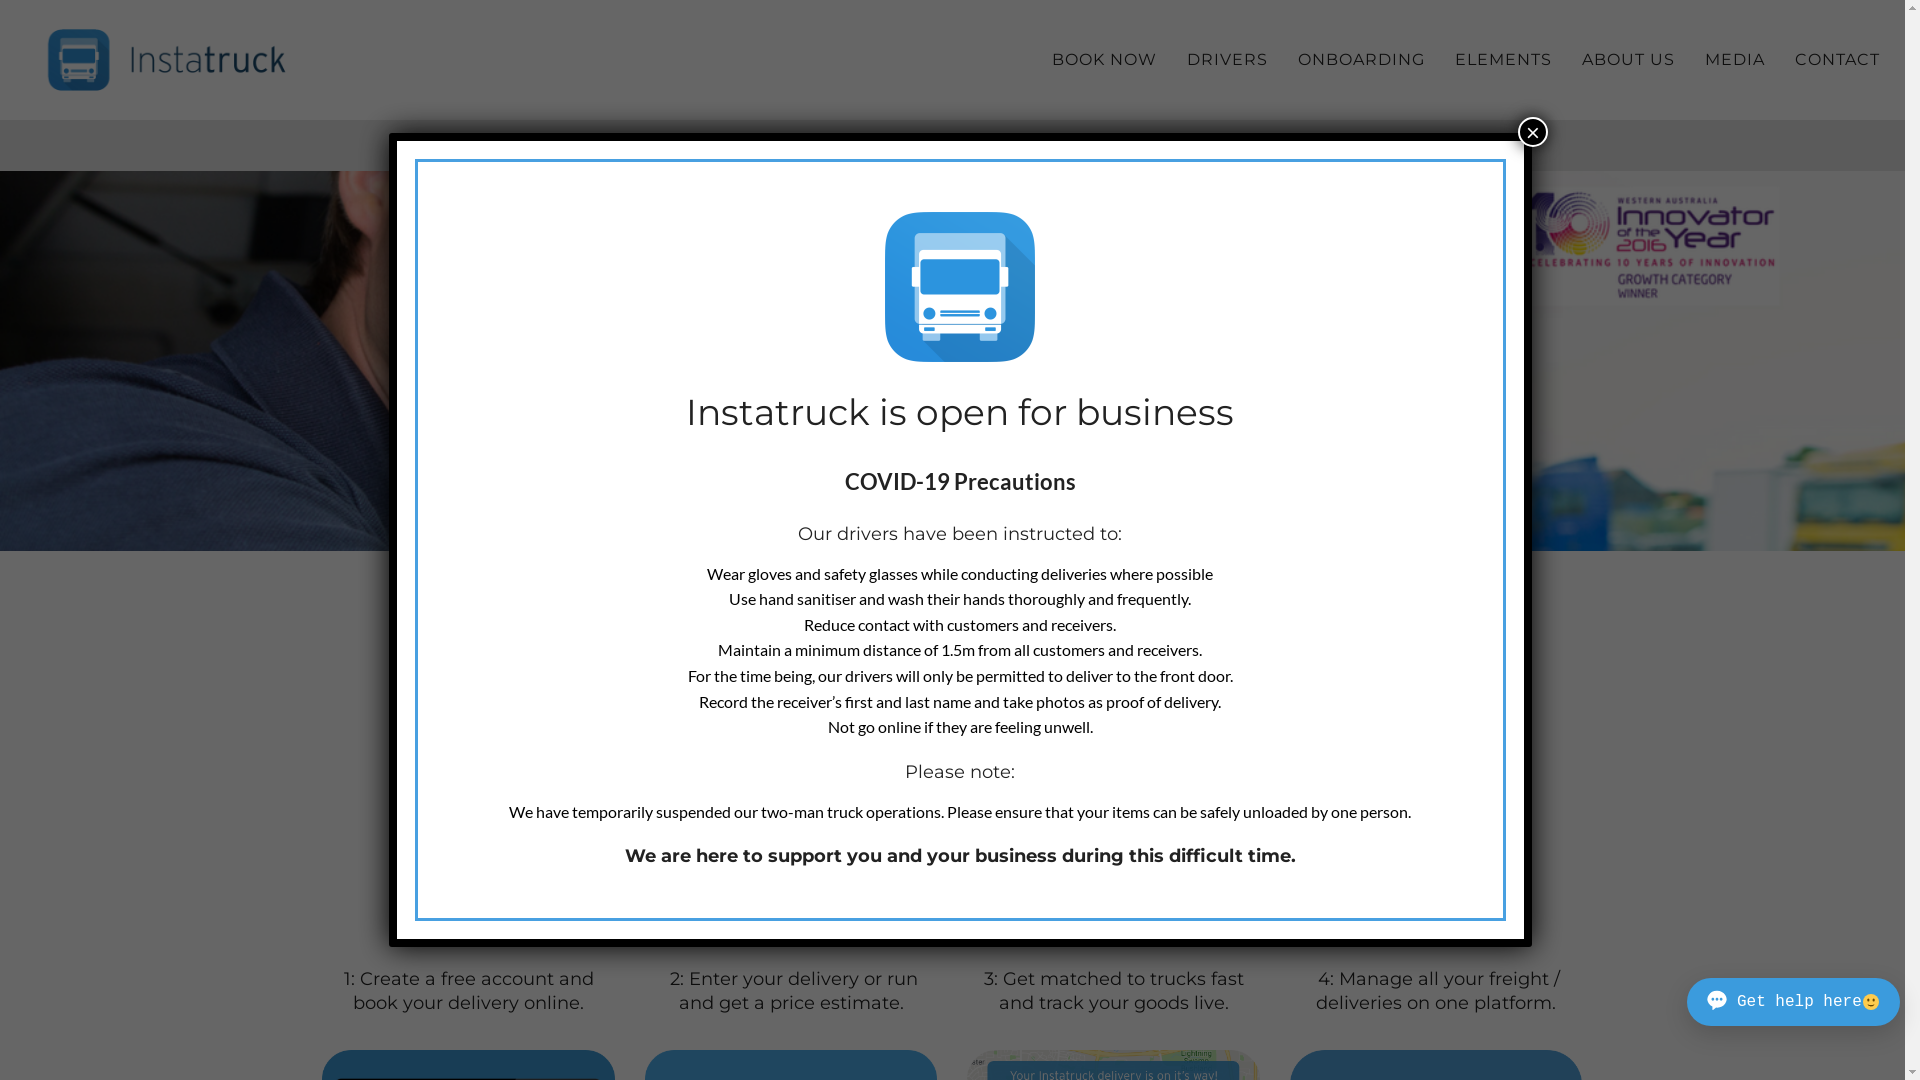 Image resolution: width=1920 pixels, height=1080 pixels. What do you see at coordinates (1565, 59) in the screenshot?
I see `'ABOUT US'` at bounding box center [1565, 59].